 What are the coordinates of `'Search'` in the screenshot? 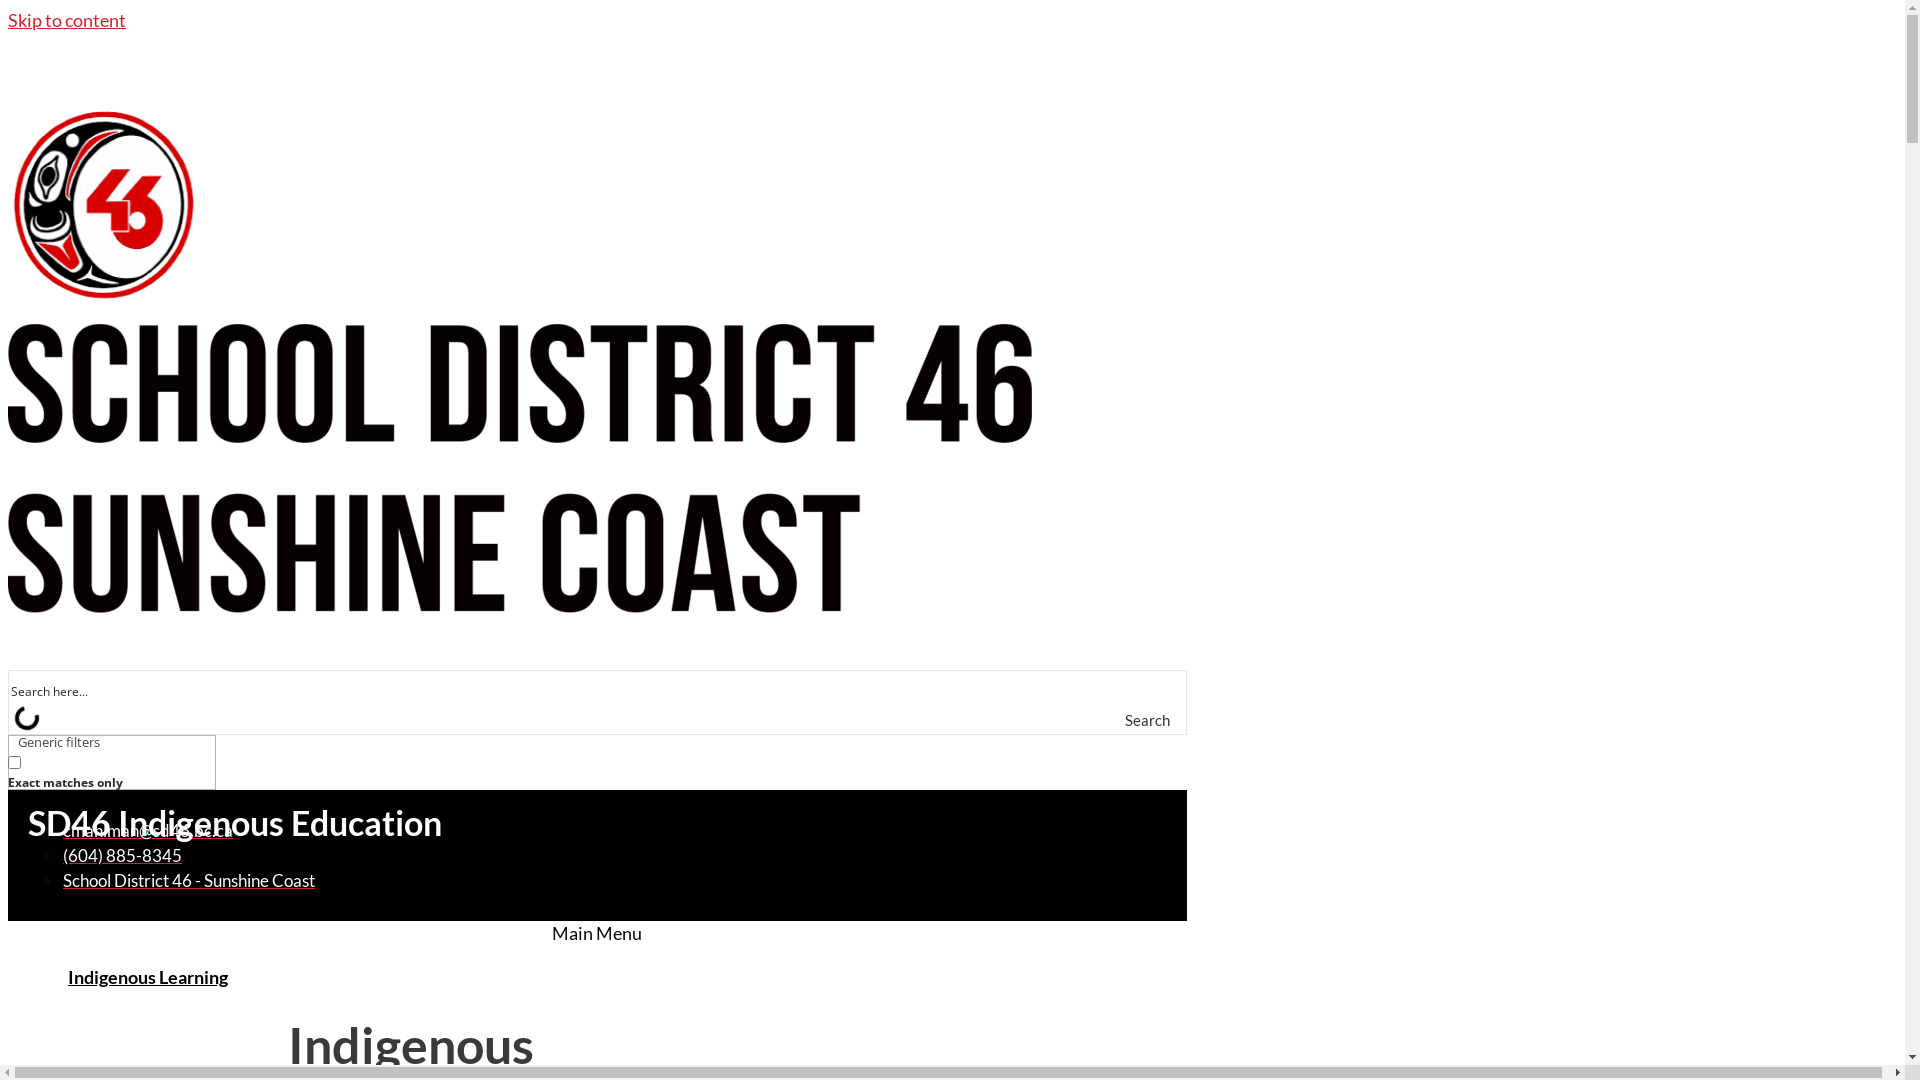 It's located at (1152, 720).